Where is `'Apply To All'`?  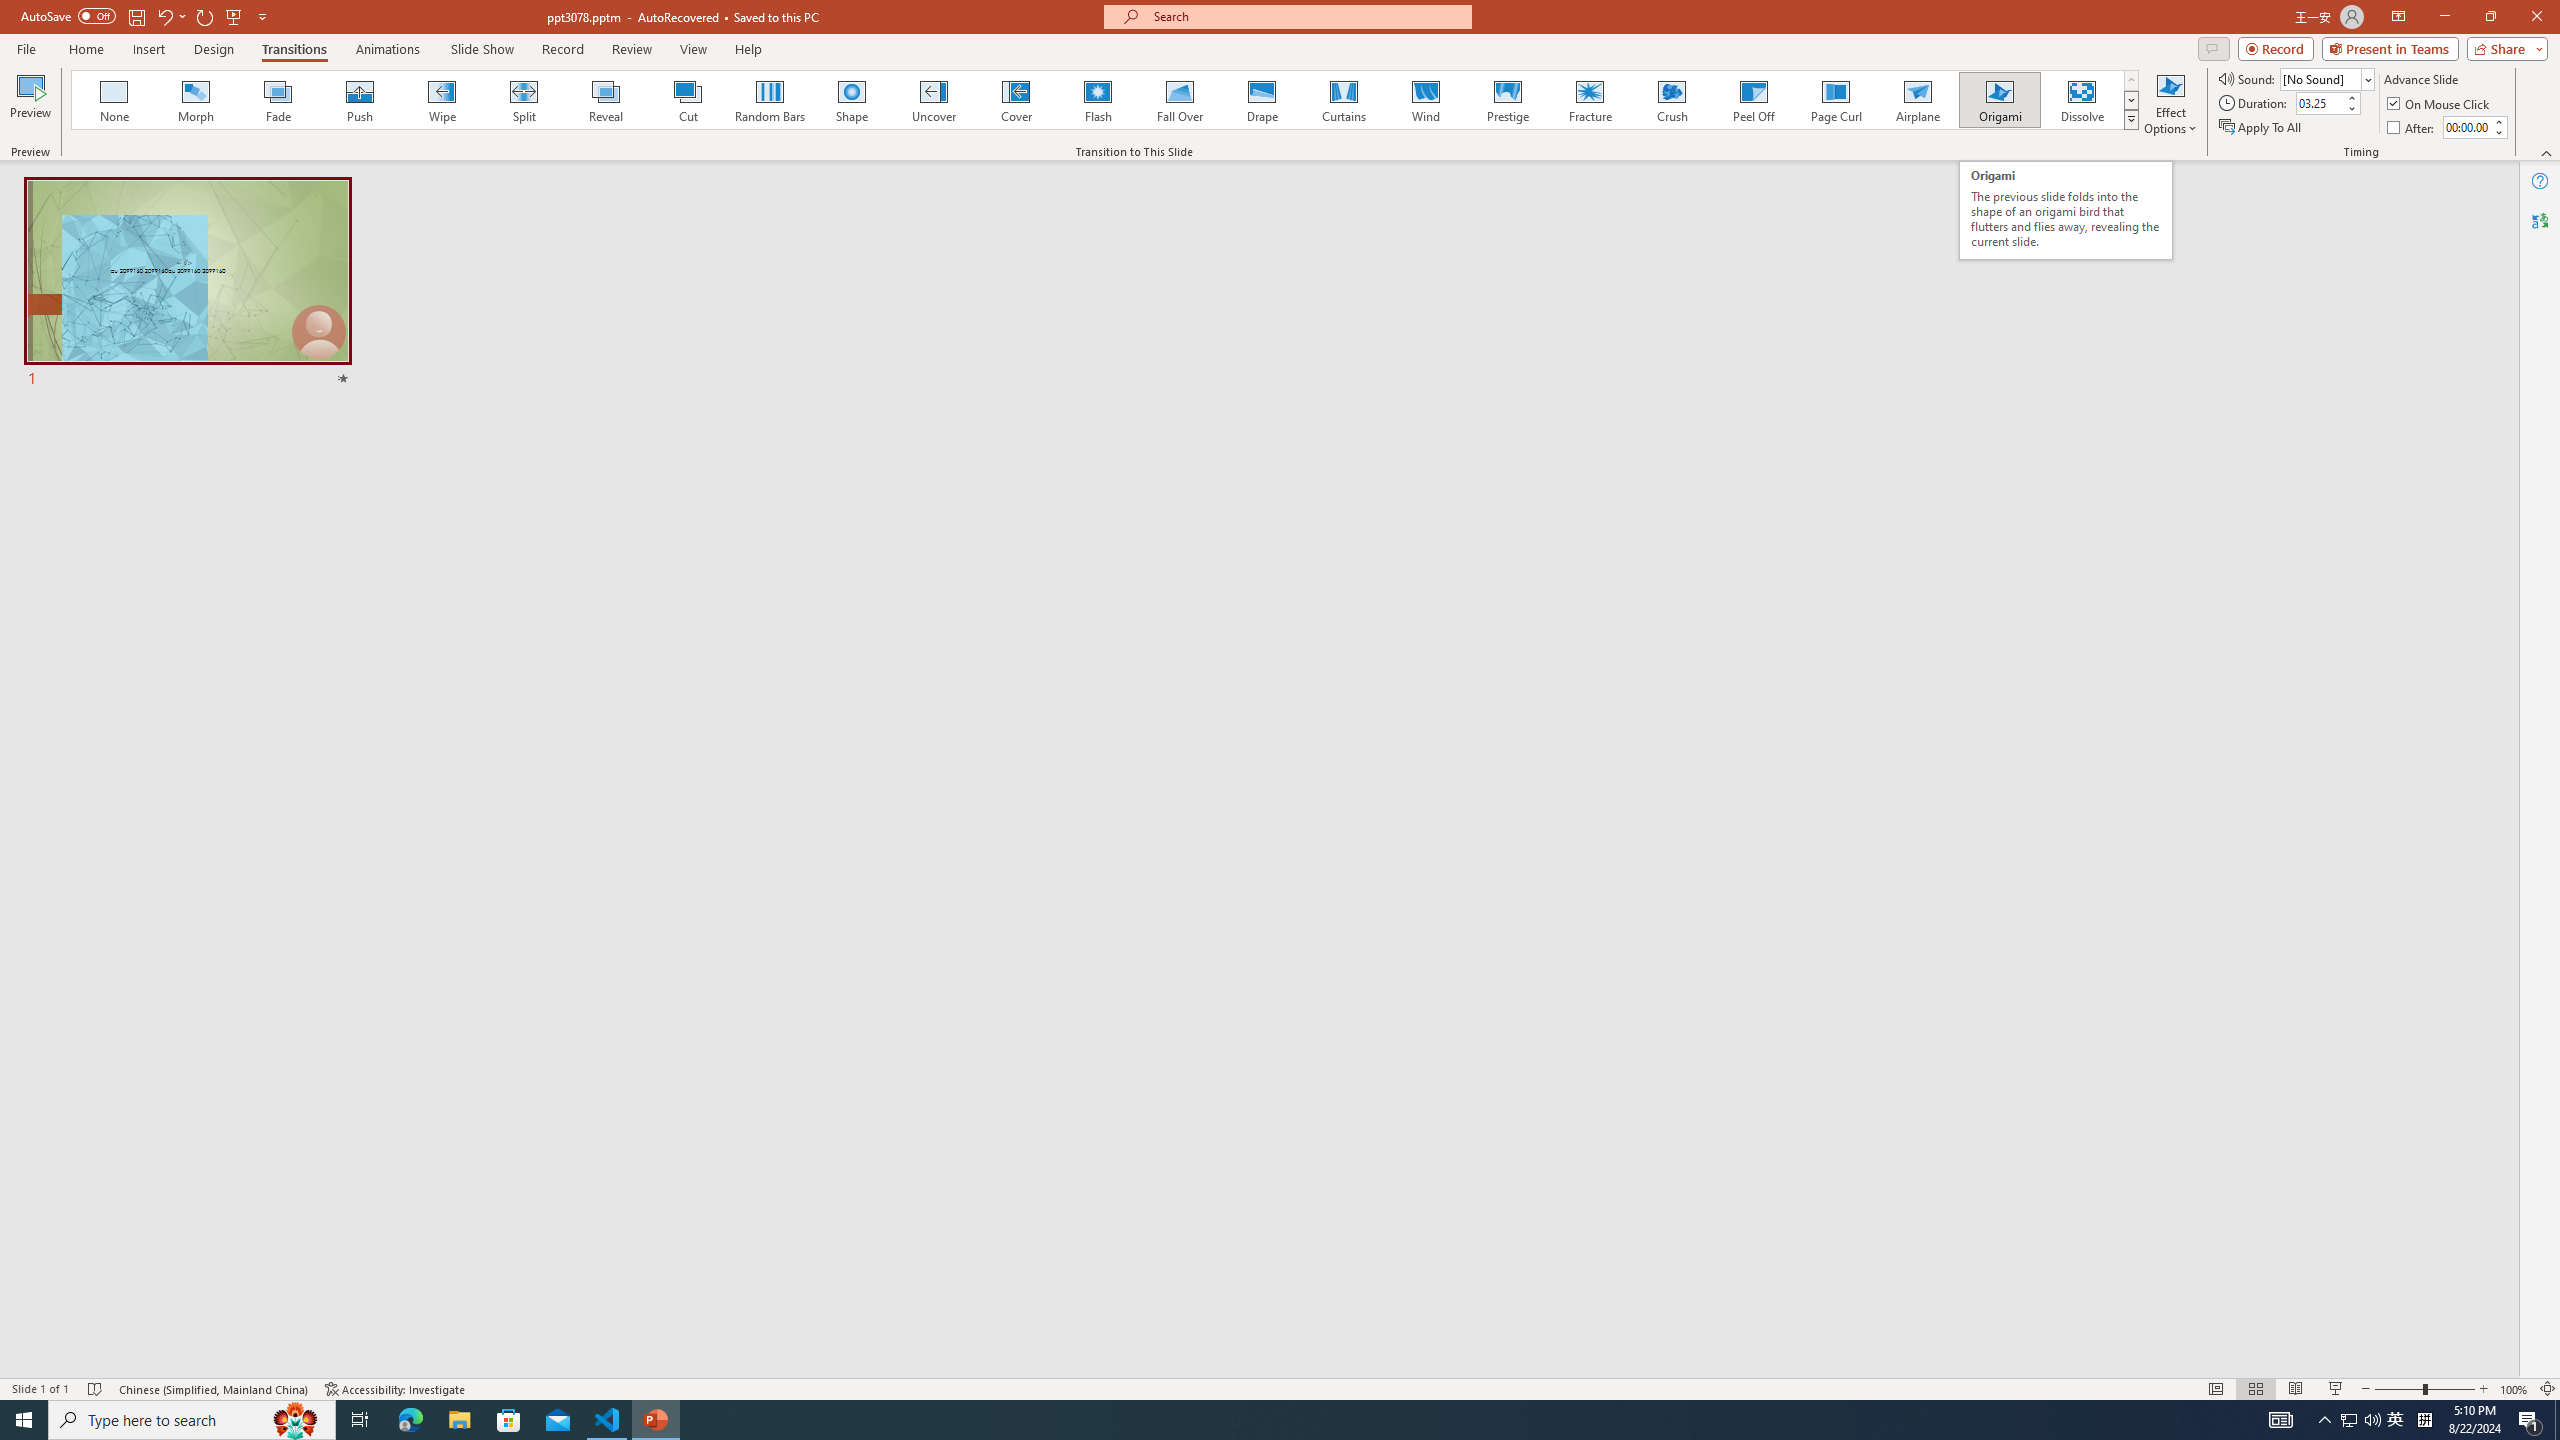
'Apply To All' is located at coordinates (2262, 127).